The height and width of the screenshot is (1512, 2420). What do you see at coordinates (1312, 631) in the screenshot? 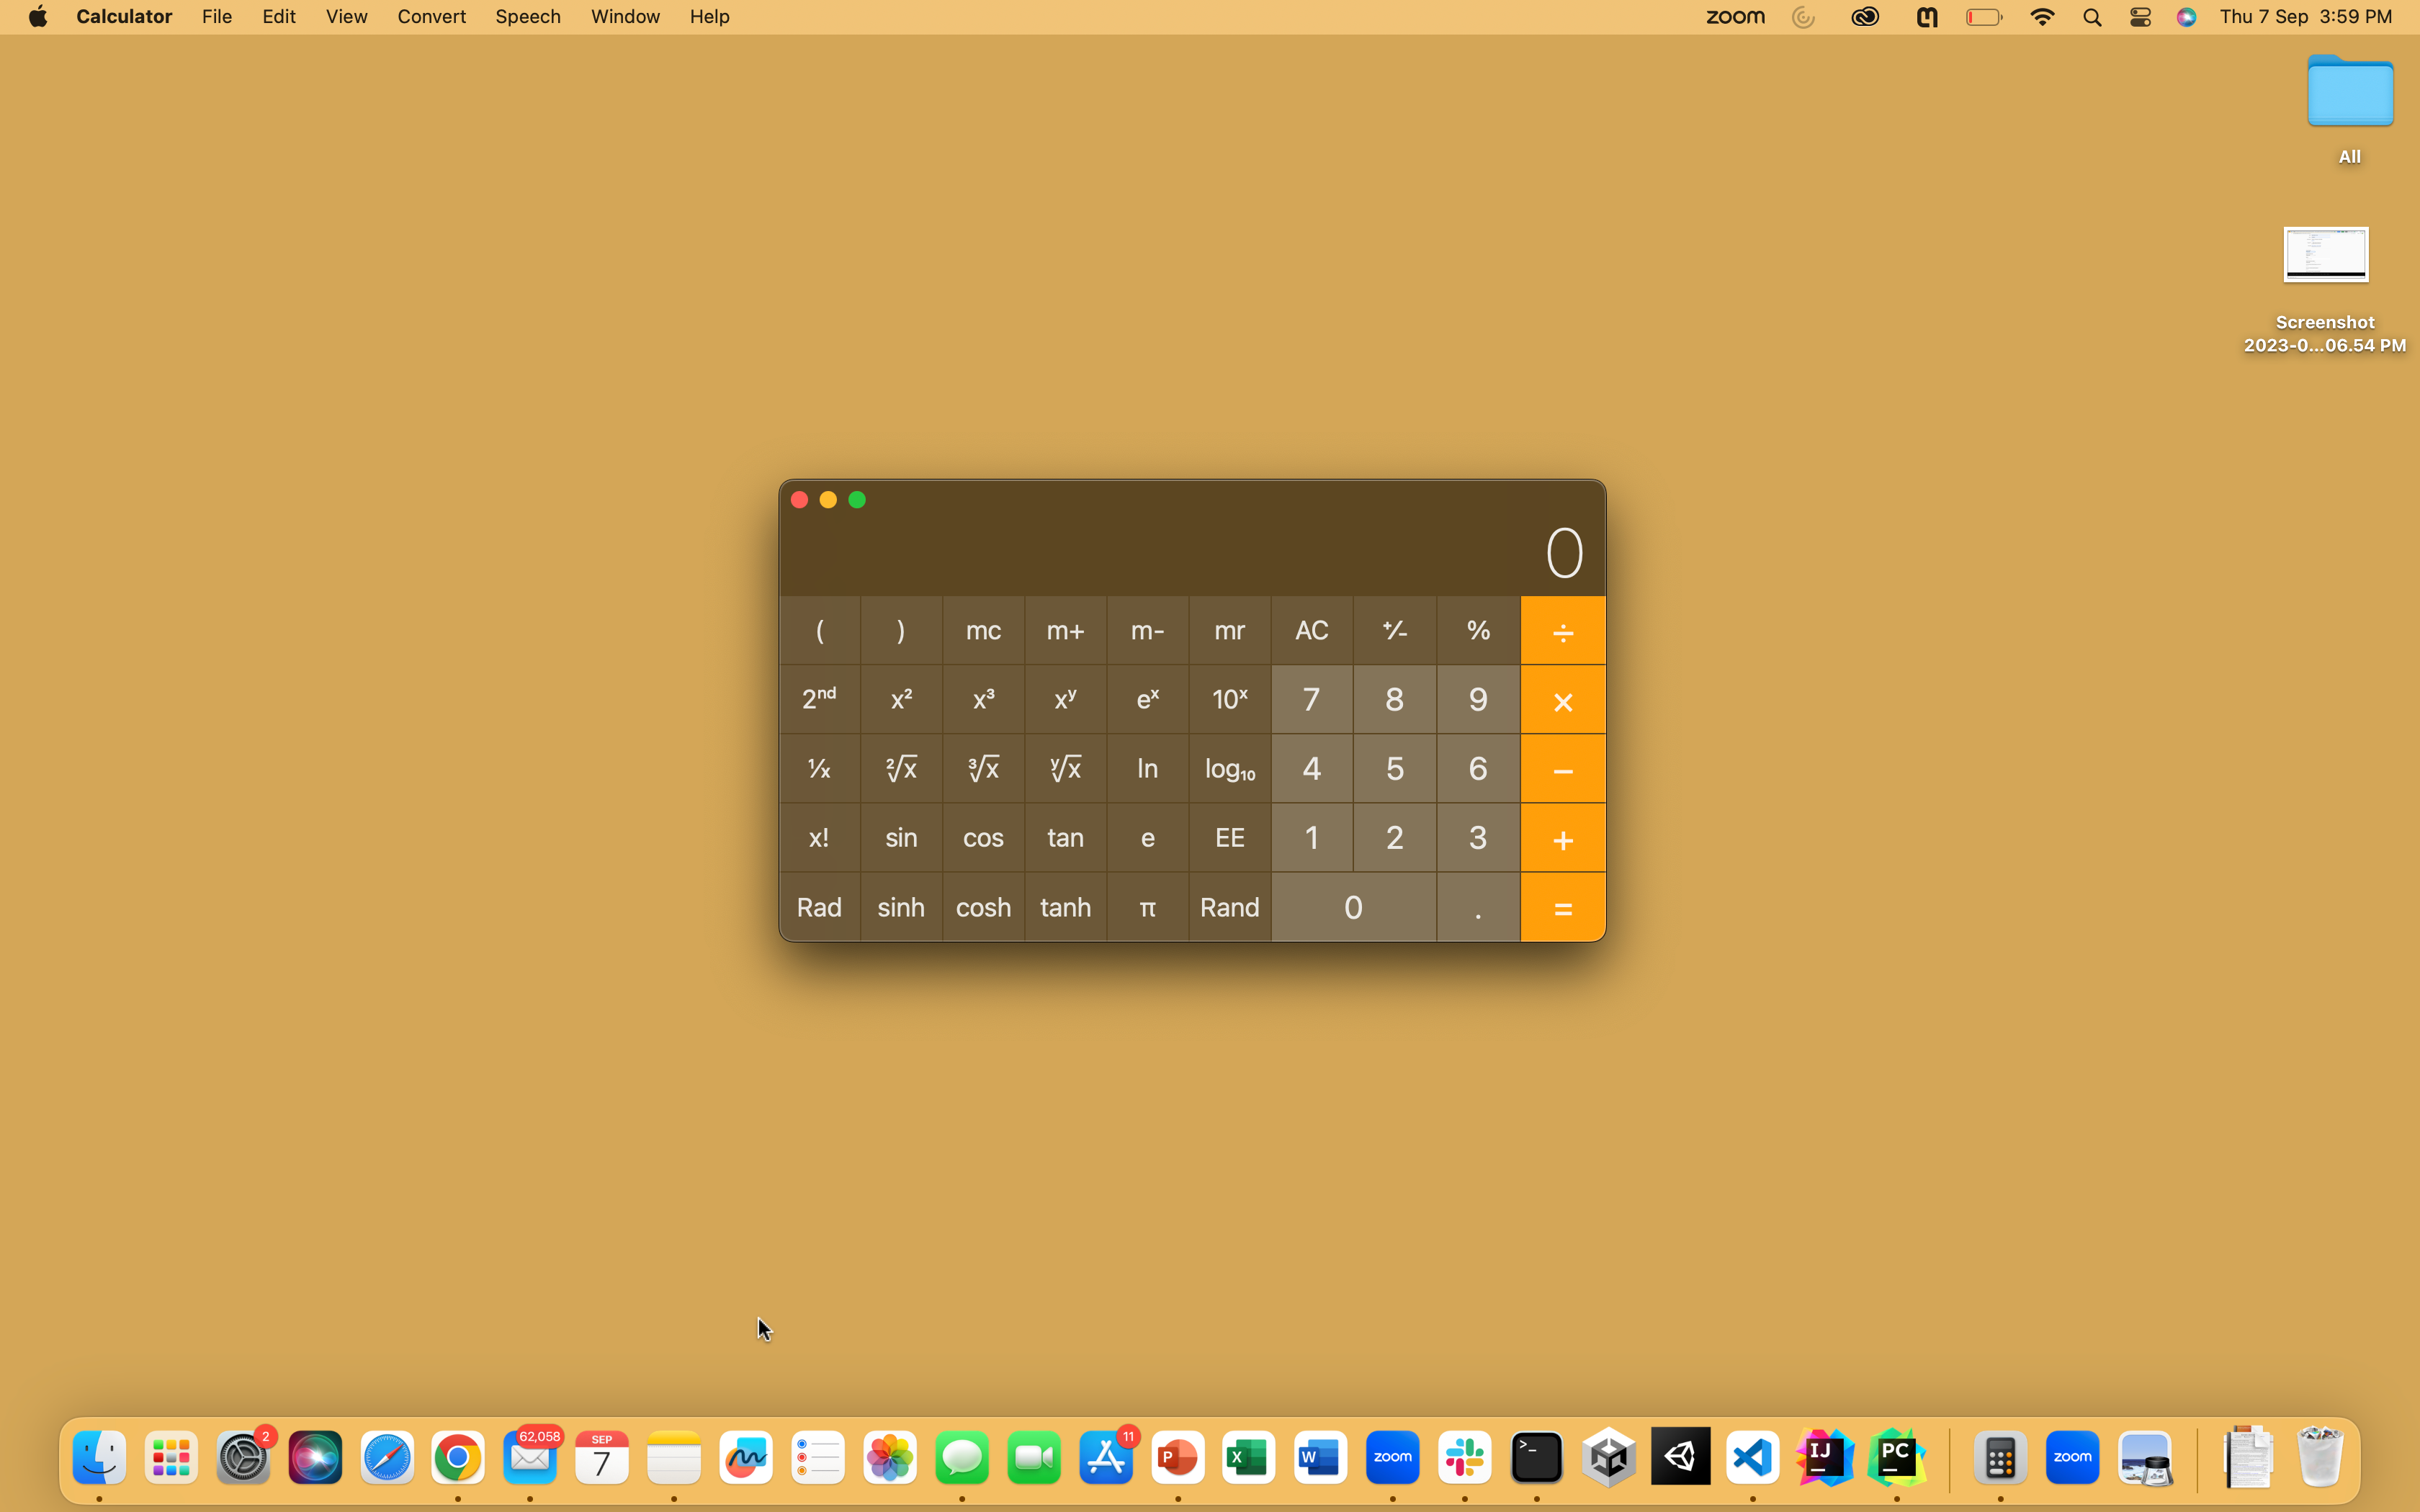
I see `"AC" to wipe off all inputs` at bounding box center [1312, 631].